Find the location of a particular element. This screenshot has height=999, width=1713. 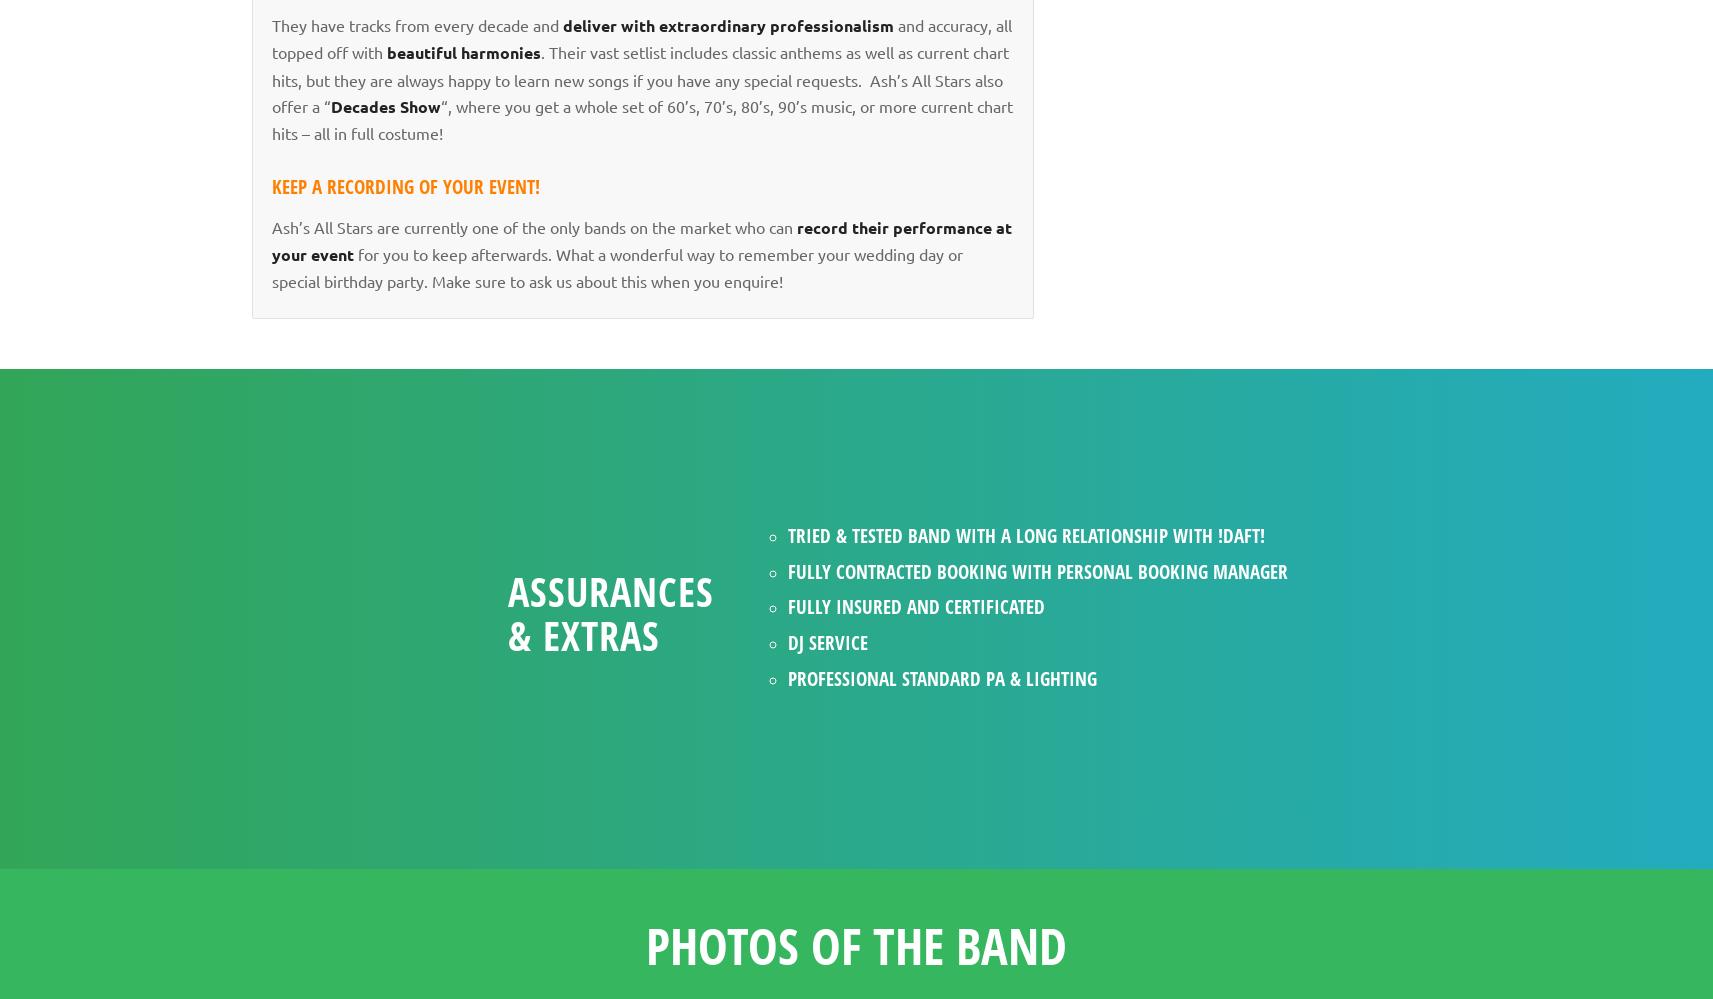

'TRIED & TESTED BAND WITH A LONG RELATIONSHIP WITH !DAFT!' is located at coordinates (1025, 534).